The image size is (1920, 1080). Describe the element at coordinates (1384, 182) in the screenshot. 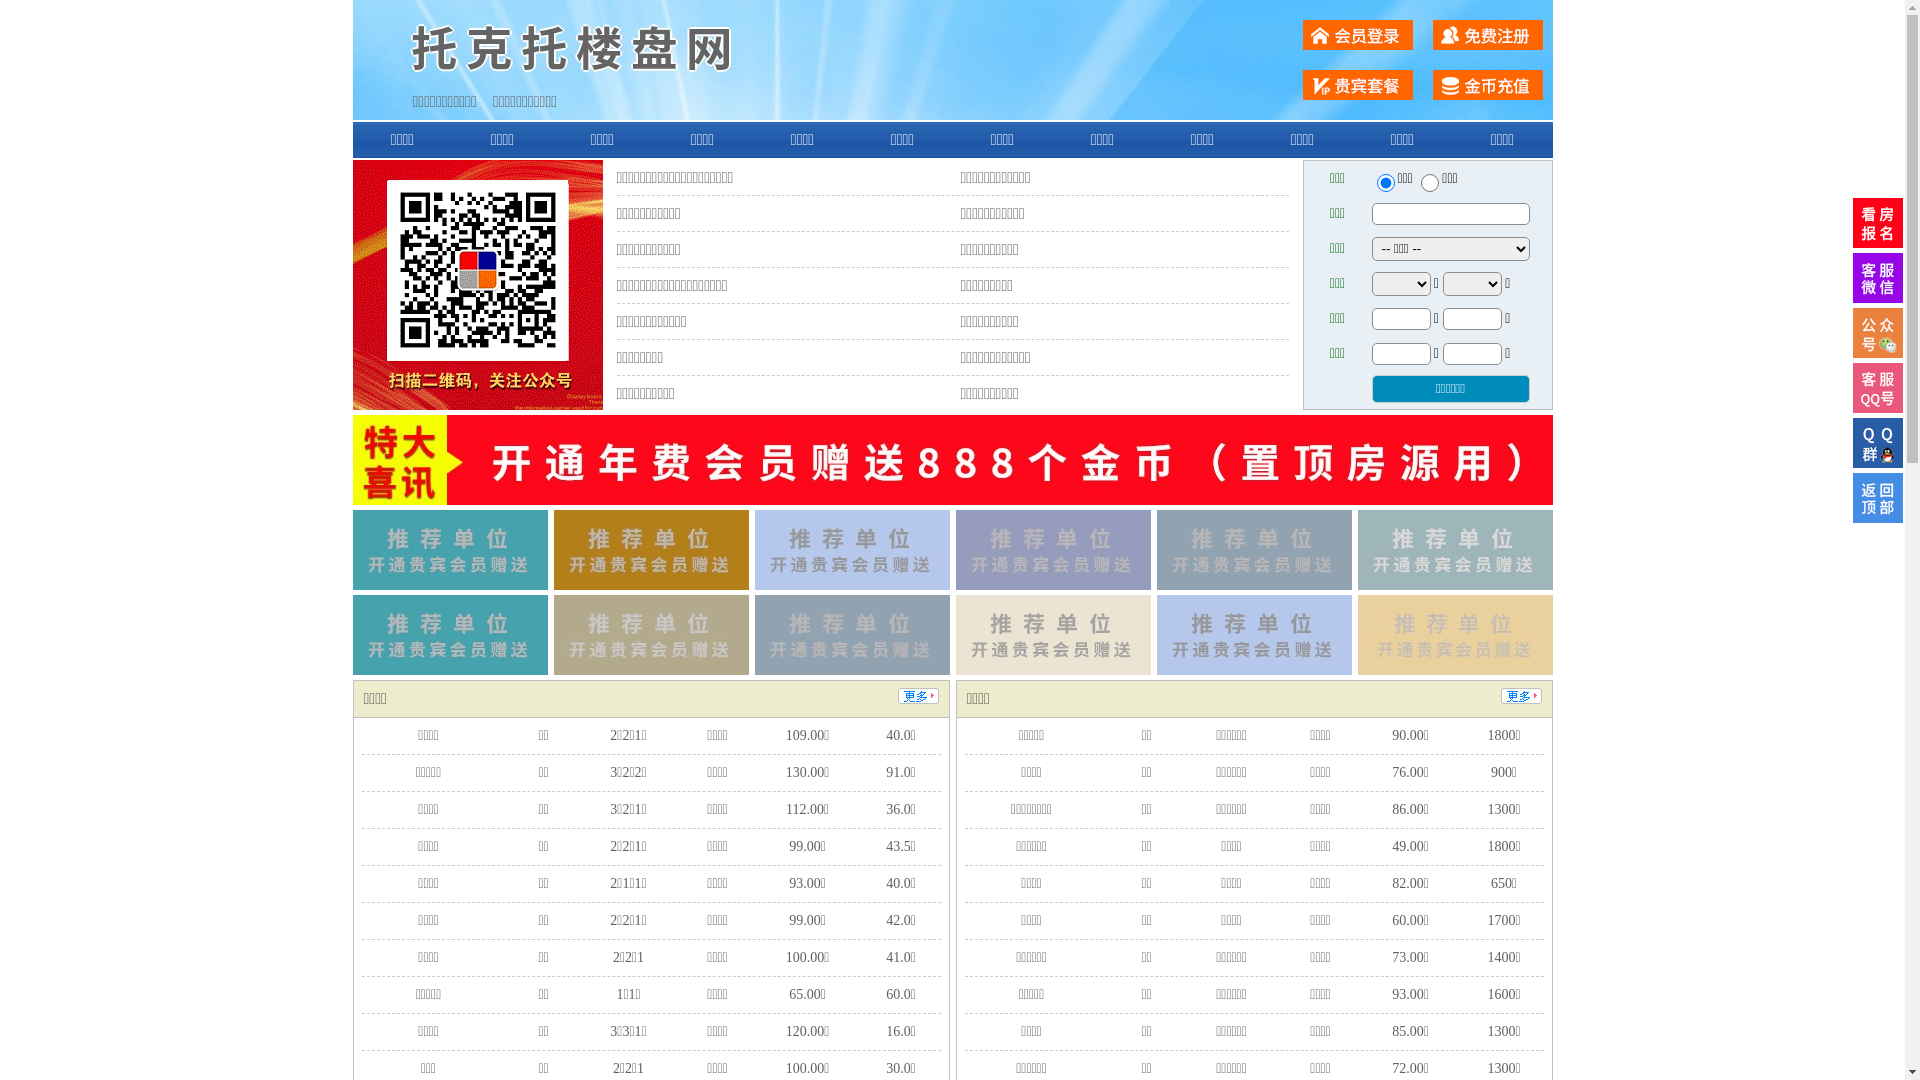

I see `'ershou'` at that location.